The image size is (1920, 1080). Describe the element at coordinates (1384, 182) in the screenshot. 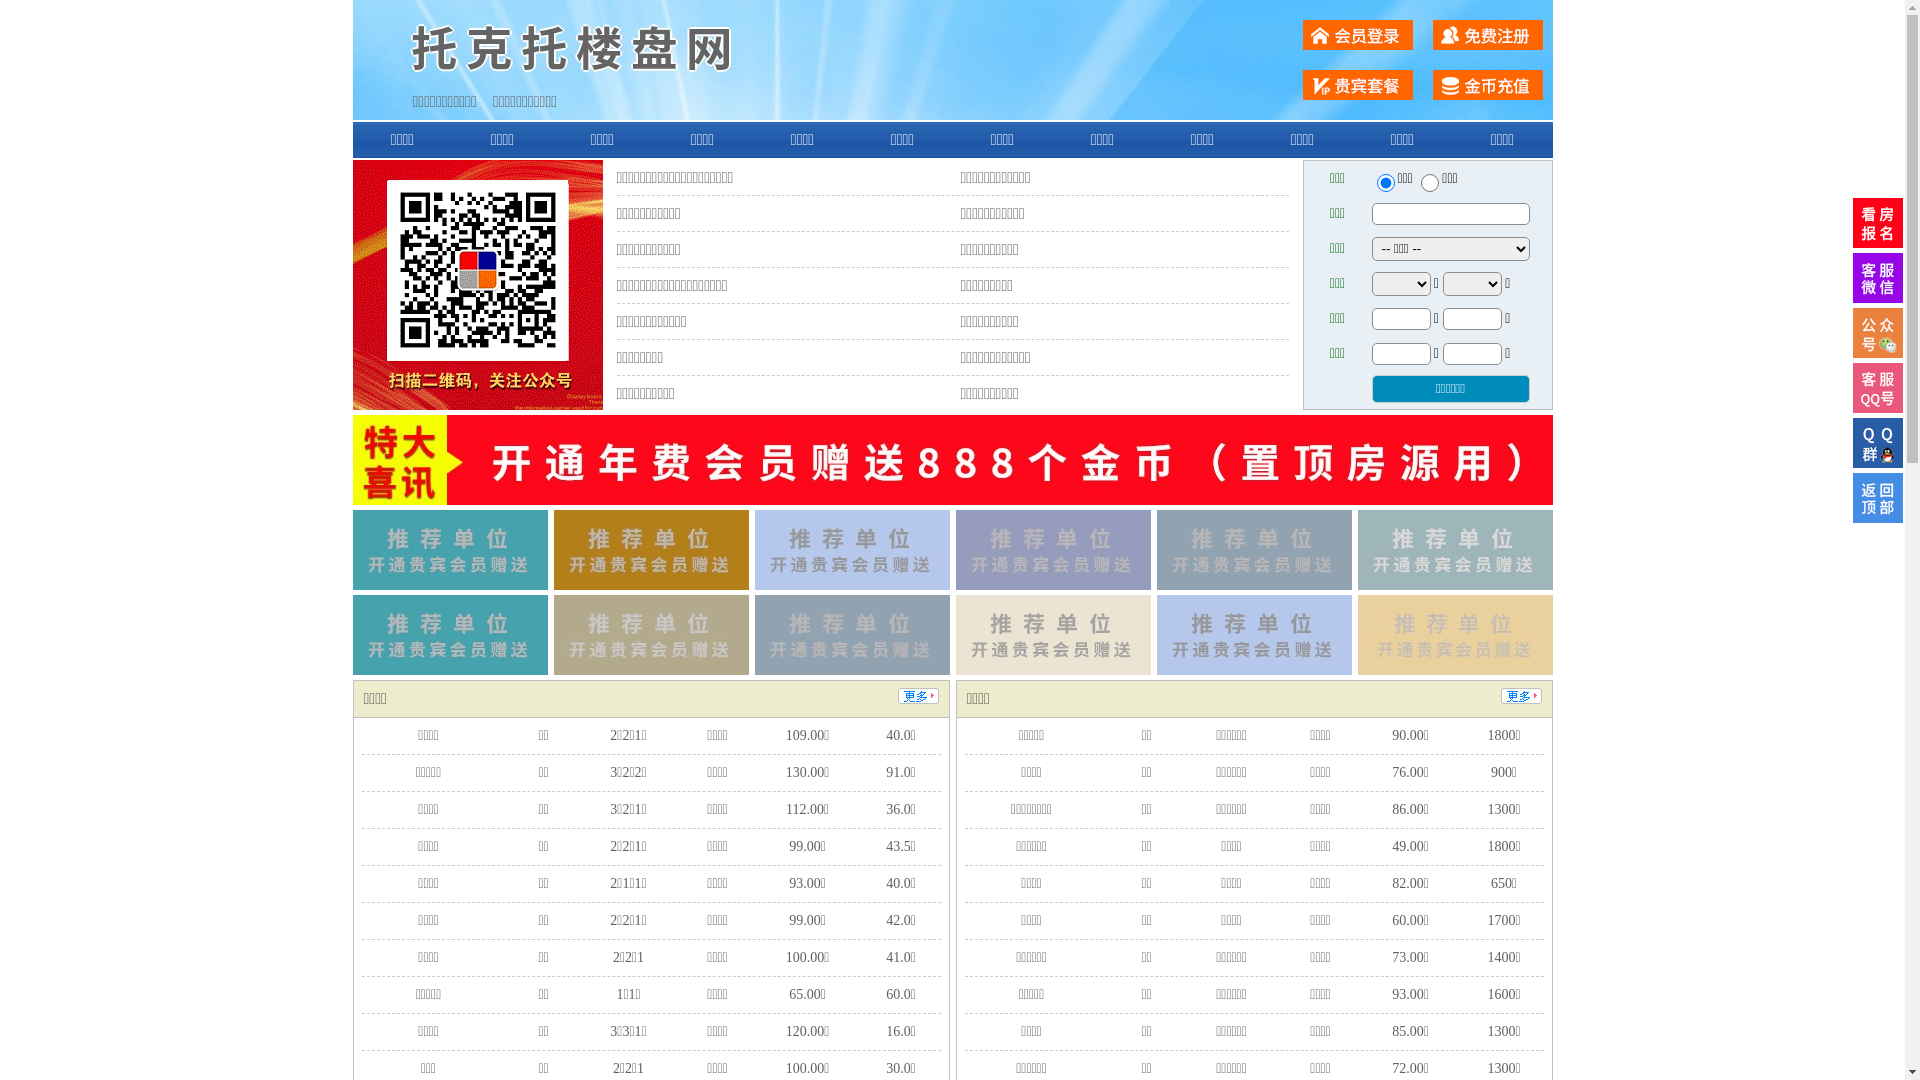

I see `'ershou'` at that location.